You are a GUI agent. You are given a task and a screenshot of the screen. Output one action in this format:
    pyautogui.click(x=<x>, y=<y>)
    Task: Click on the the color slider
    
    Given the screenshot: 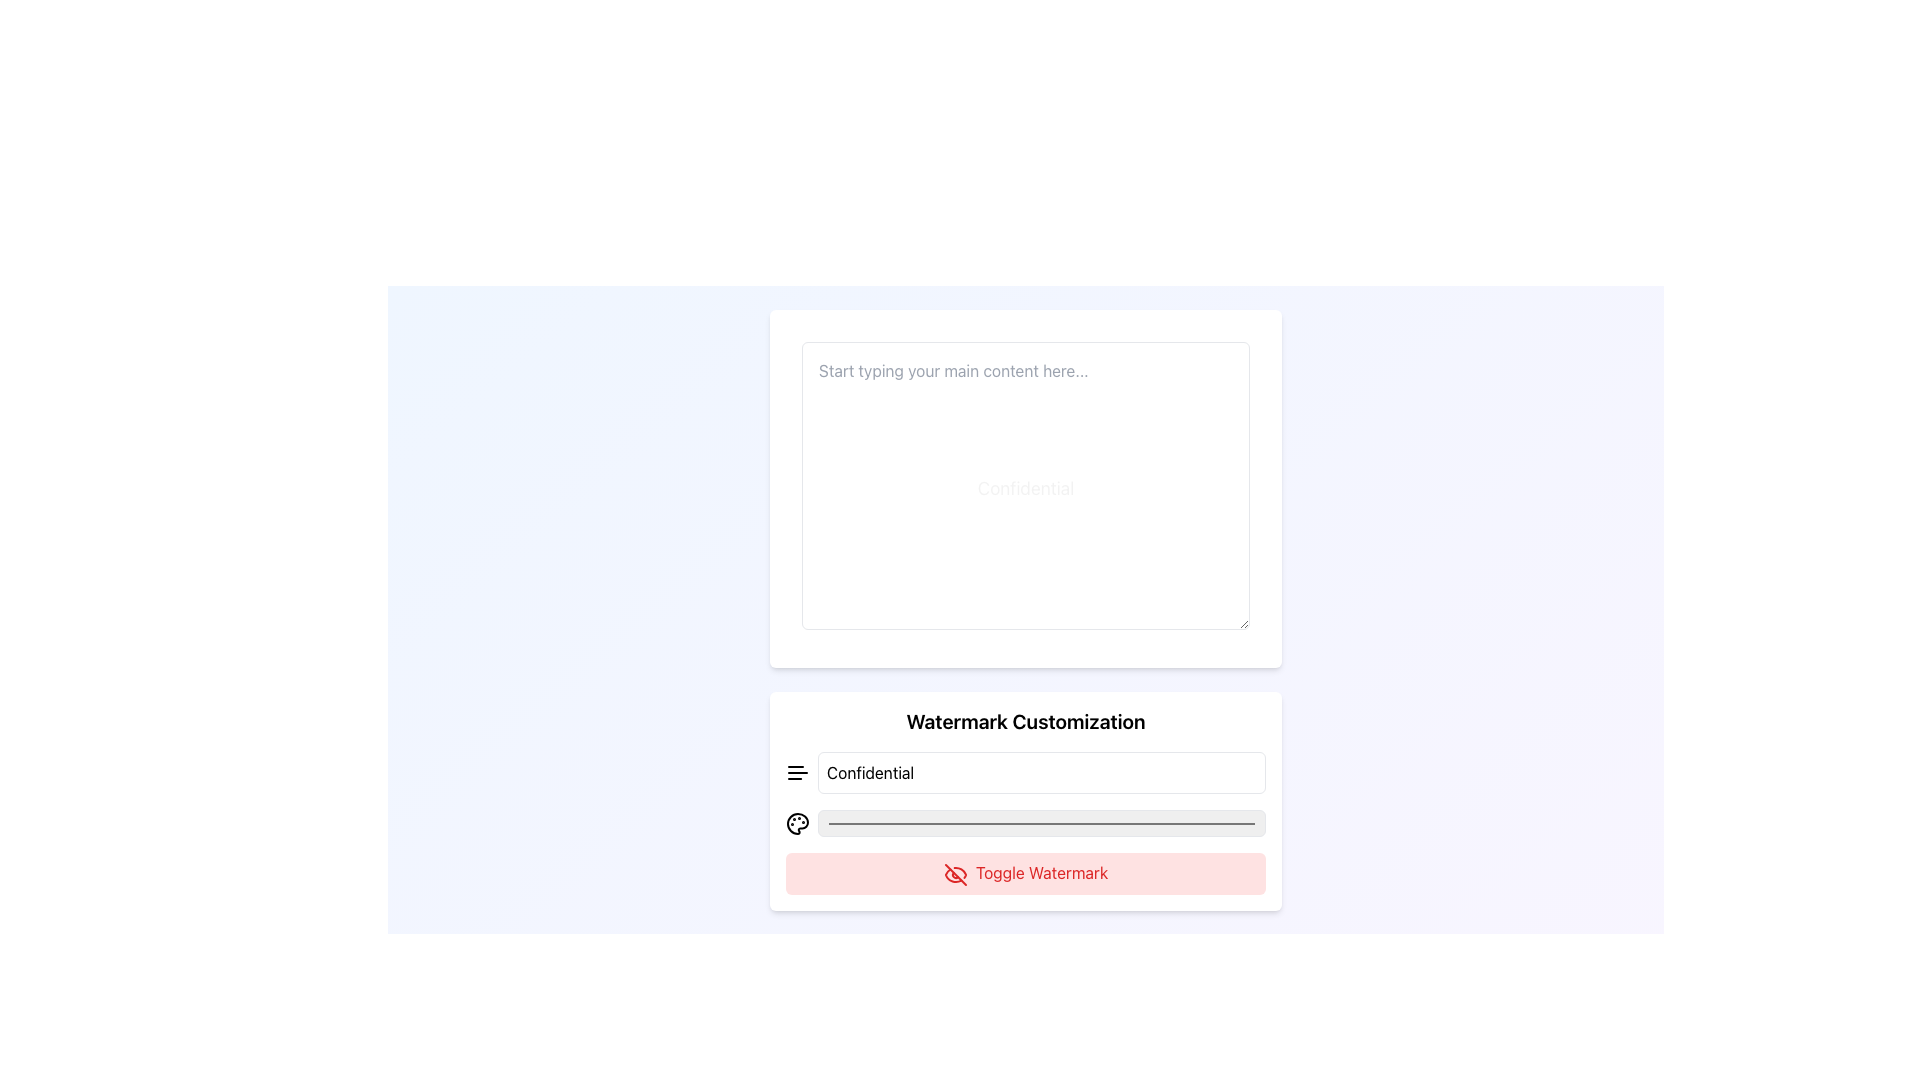 What is the action you would take?
    pyautogui.click(x=1176, y=823)
    